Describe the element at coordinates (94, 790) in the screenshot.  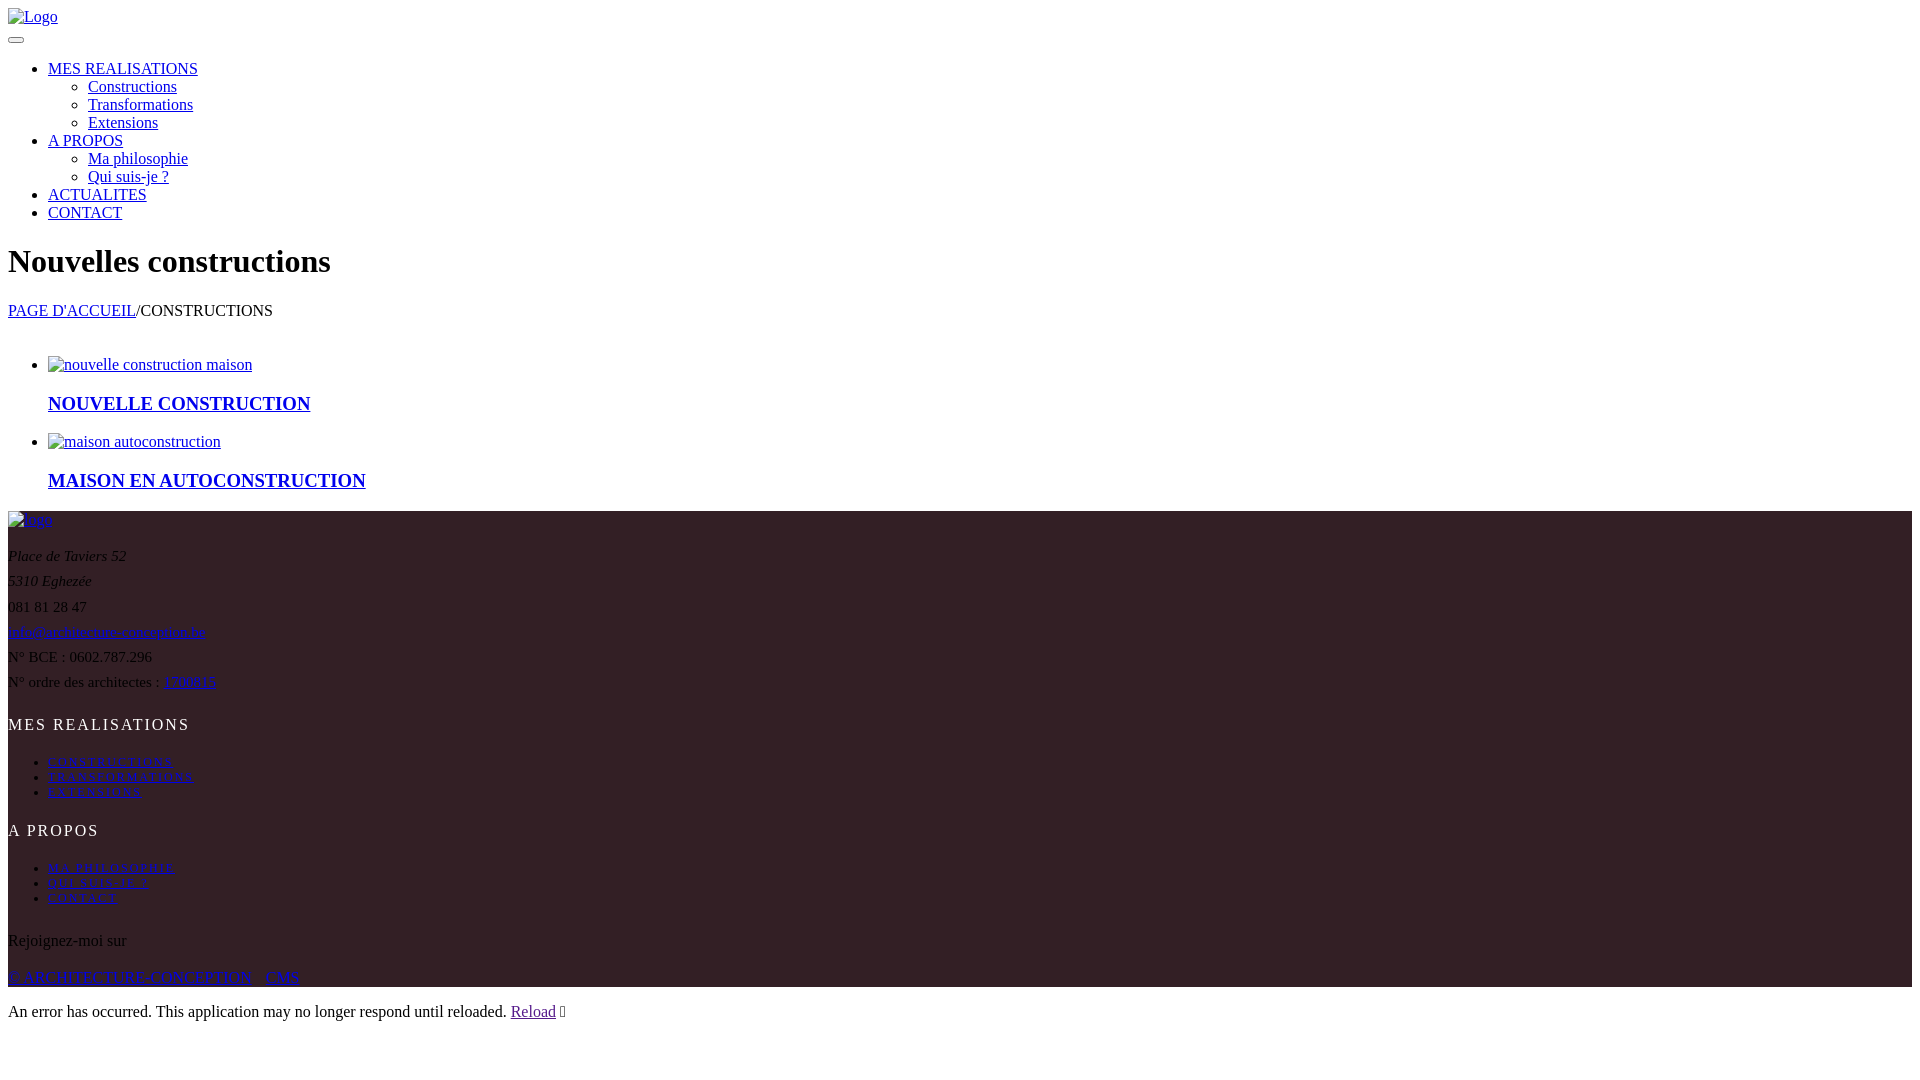
I see `'EXTENSIONS'` at that location.